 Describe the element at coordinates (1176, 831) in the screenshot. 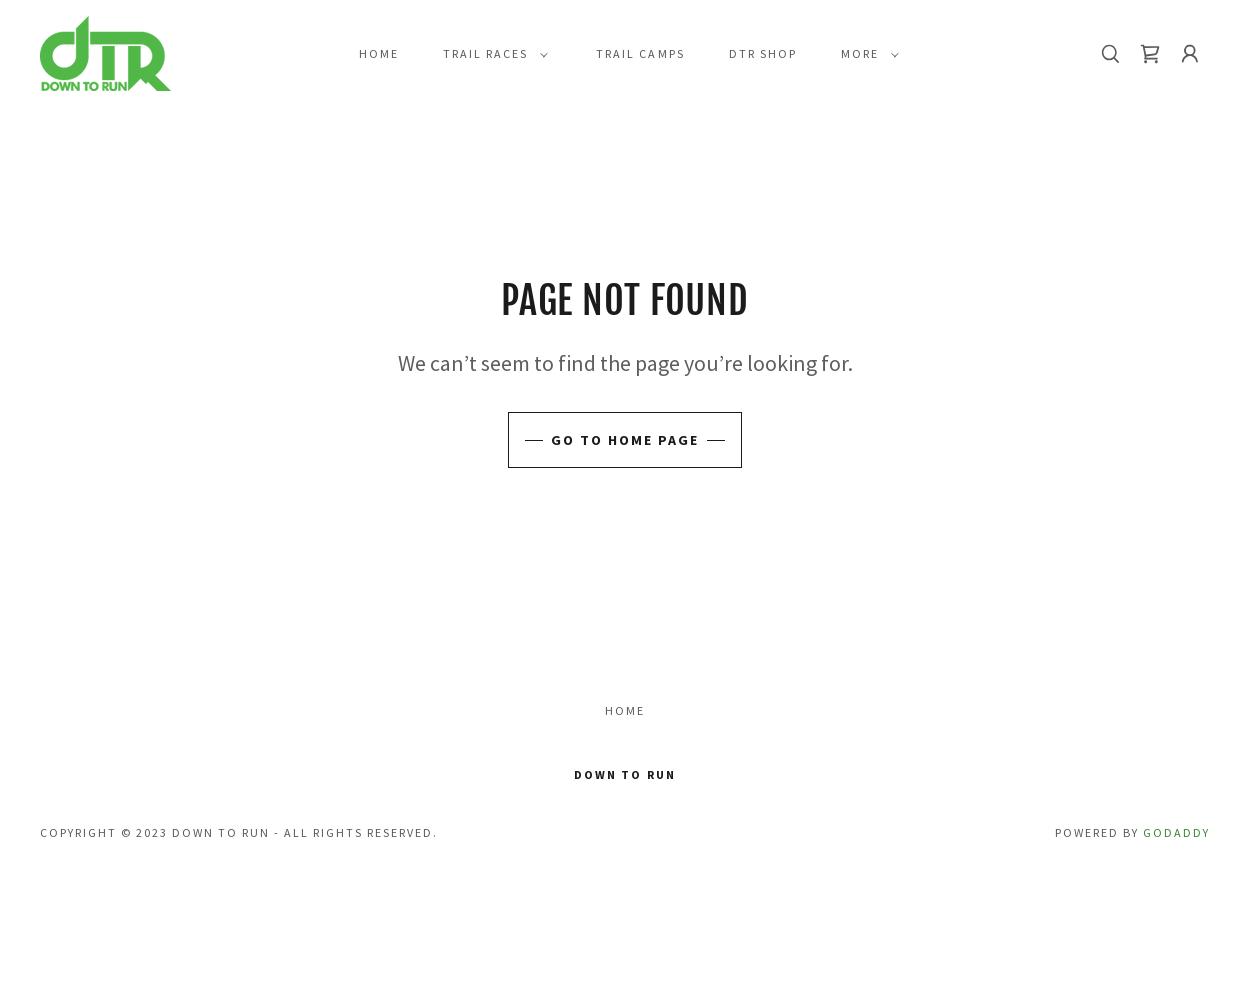

I see `'GoDaddy'` at that location.